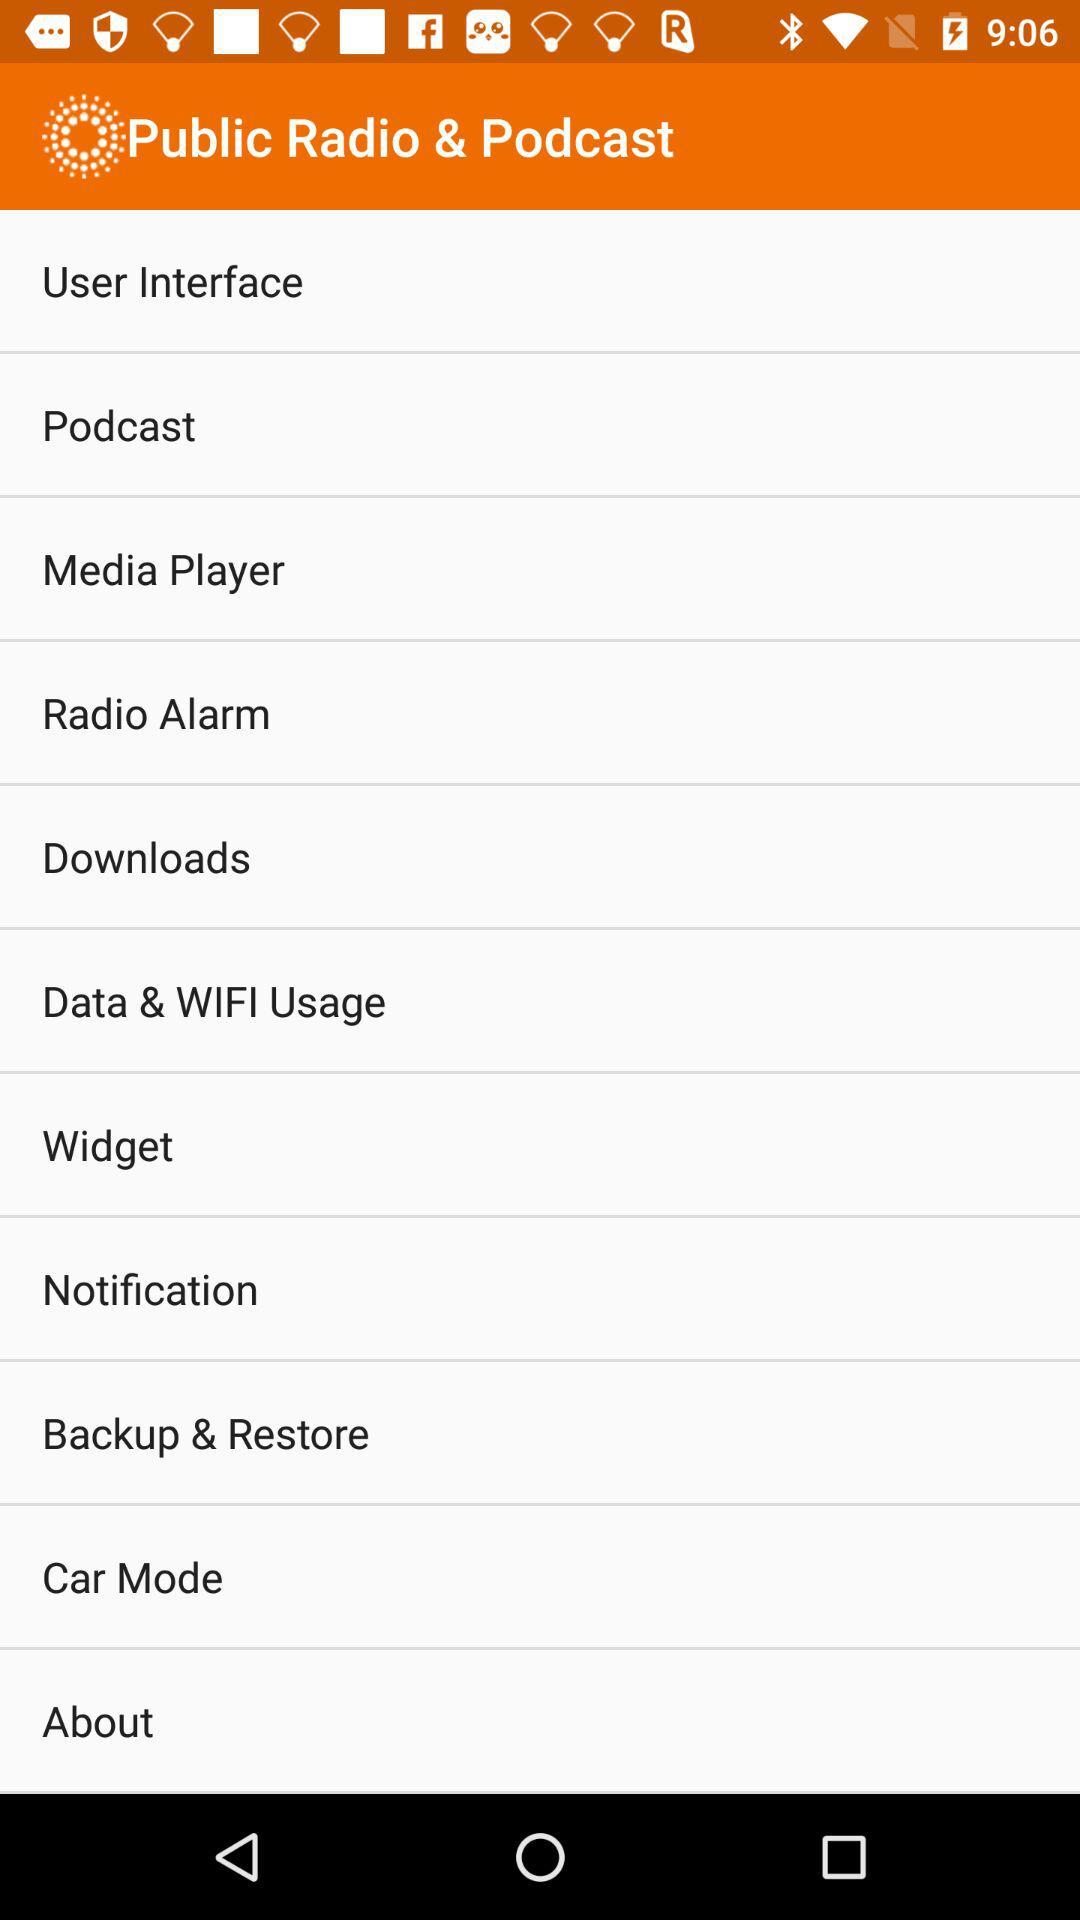 The height and width of the screenshot is (1920, 1080). What do you see at coordinates (205, 1431) in the screenshot?
I see `the item below notification app` at bounding box center [205, 1431].